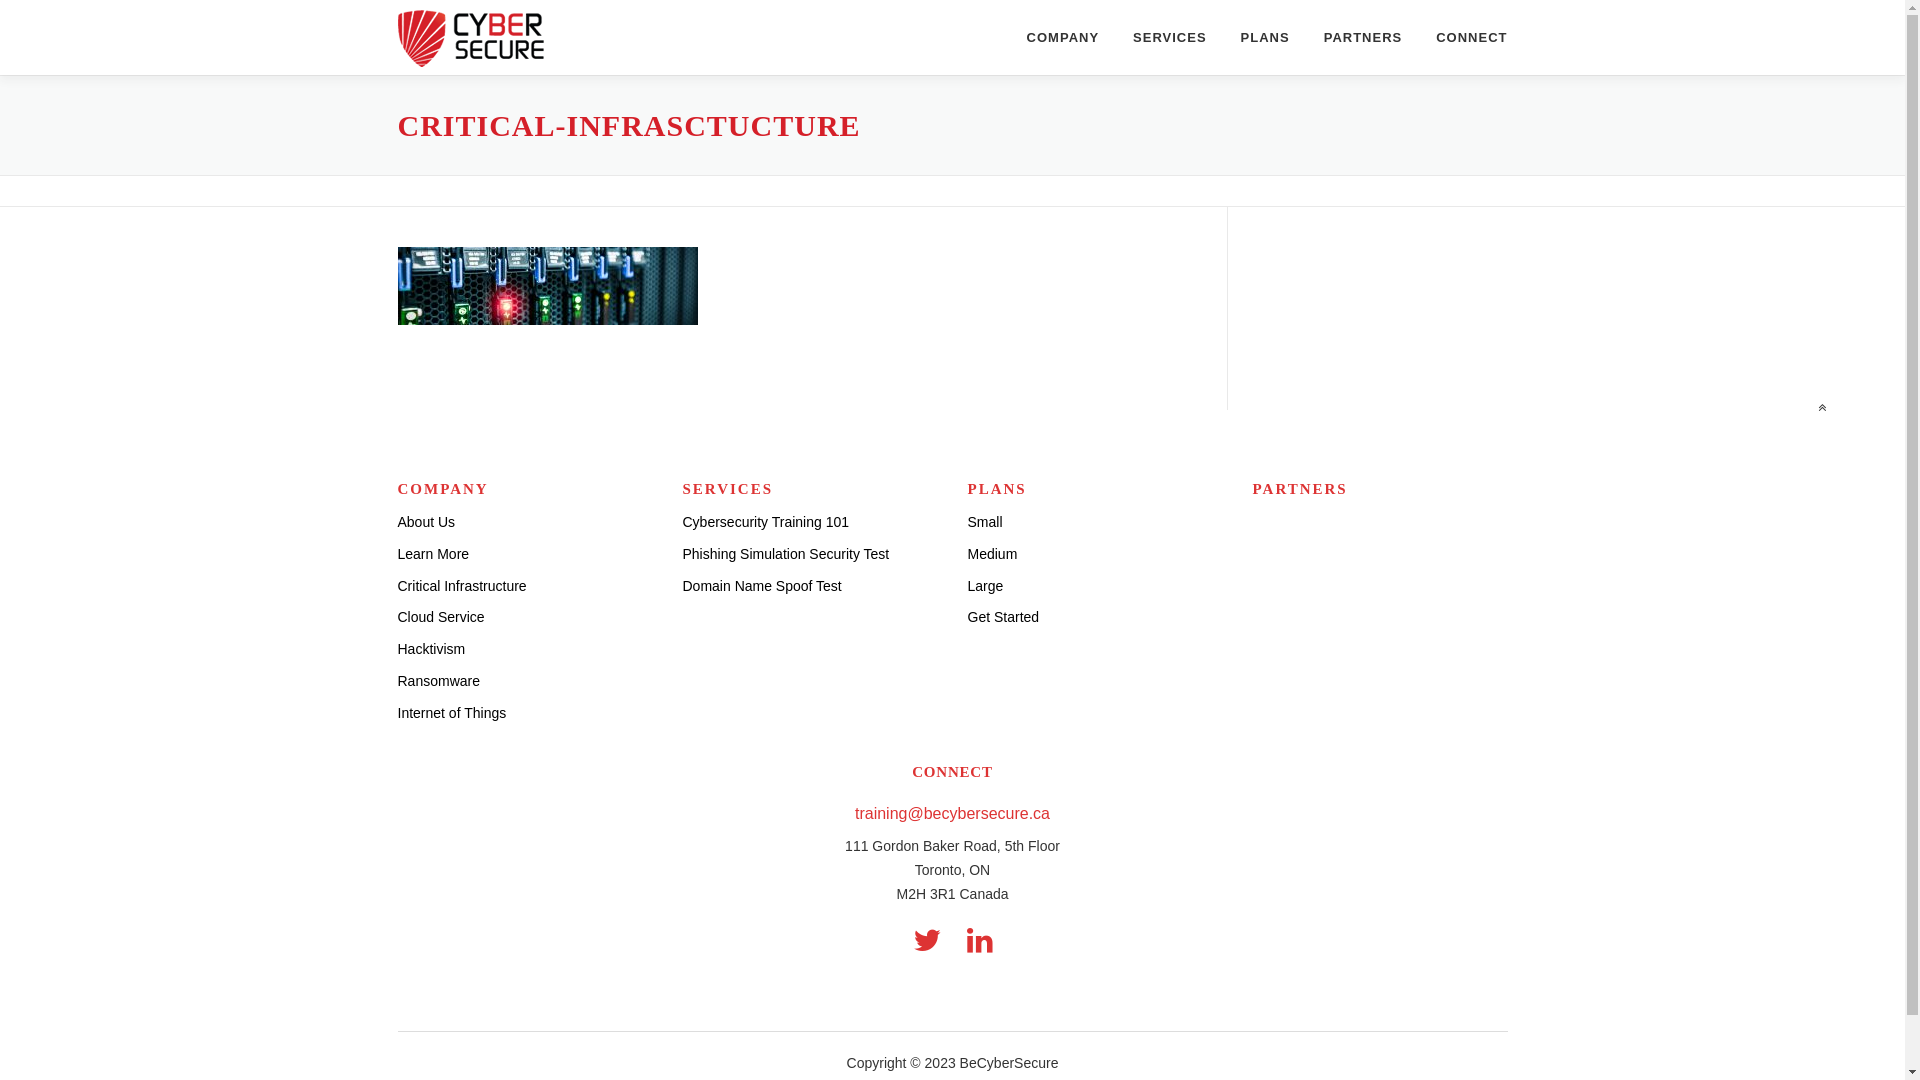 The height and width of the screenshot is (1080, 1920). Describe the element at coordinates (451, 712) in the screenshot. I see `'Internet of Things'` at that location.